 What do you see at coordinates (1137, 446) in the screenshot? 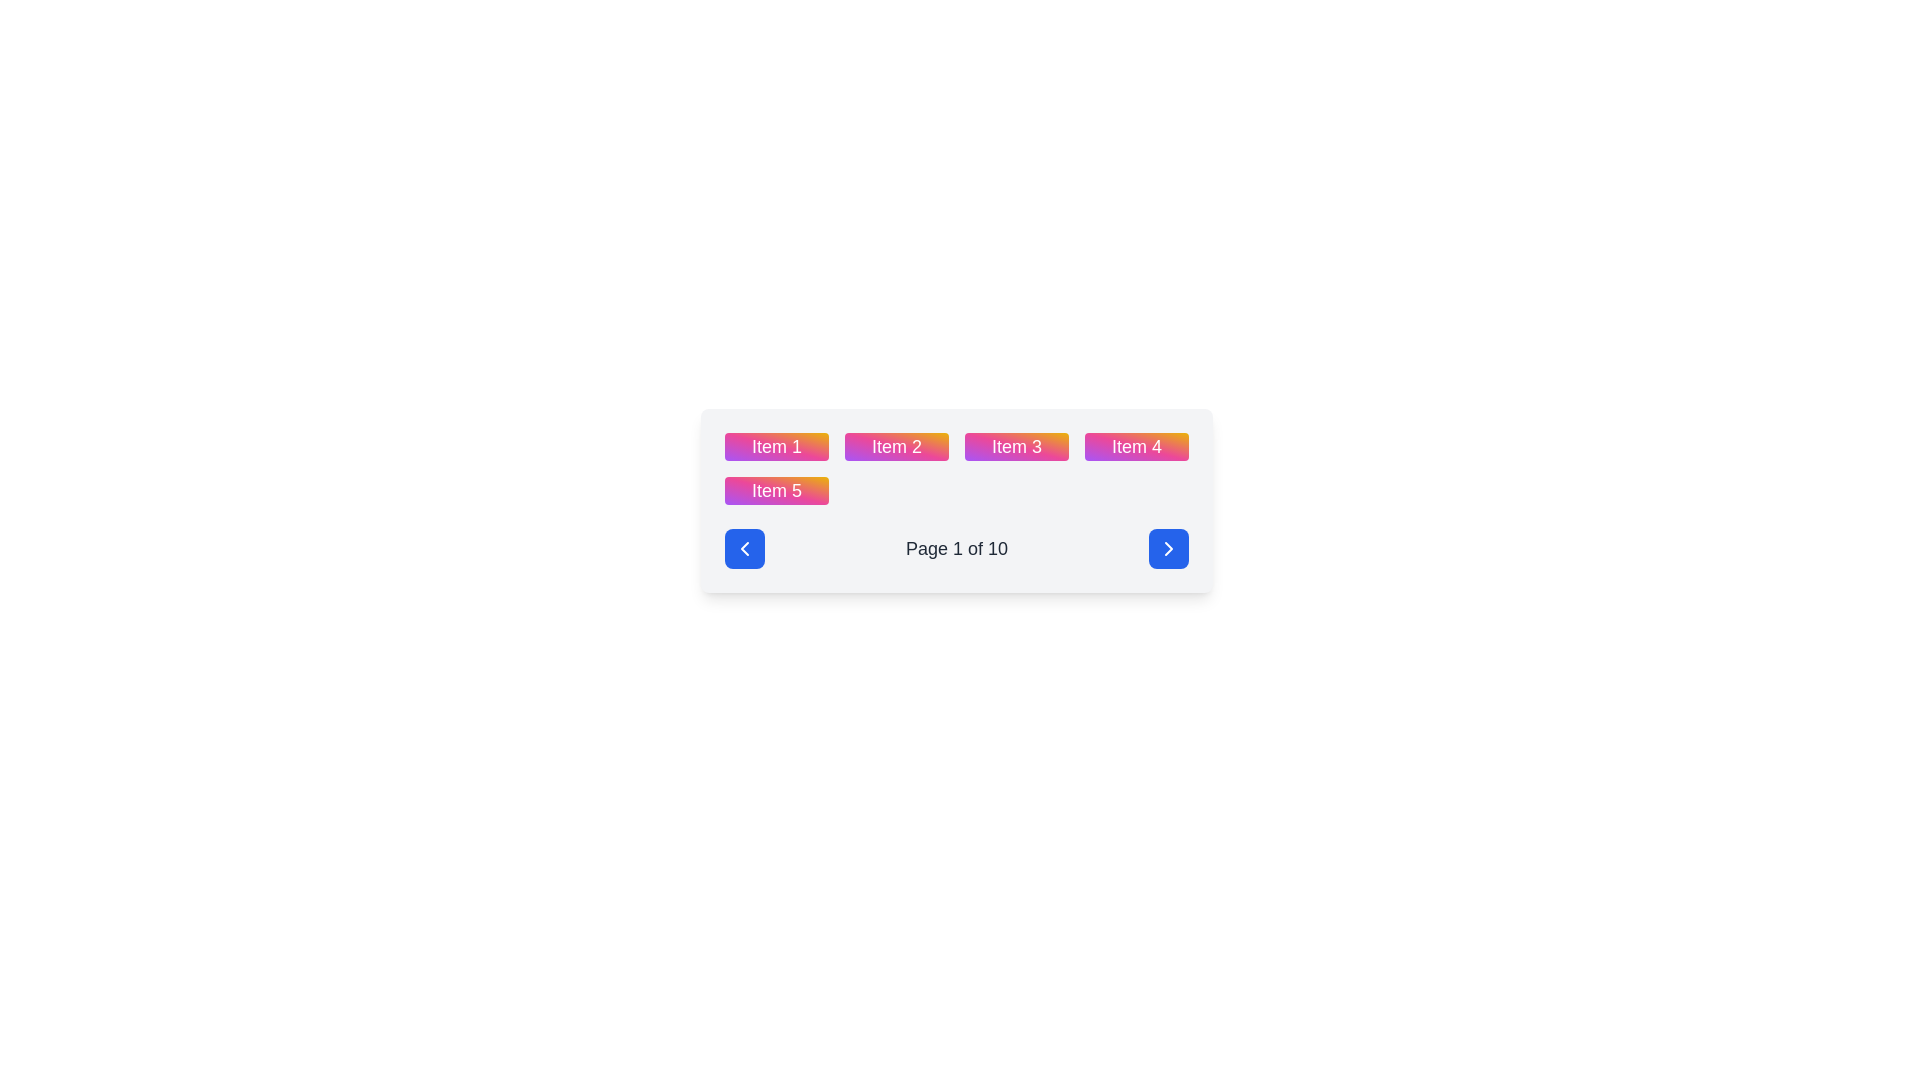
I see `the text box displaying 'Item 4', which is a horizontally-aligned rectangular box with a gradient background` at bounding box center [1137, 446].